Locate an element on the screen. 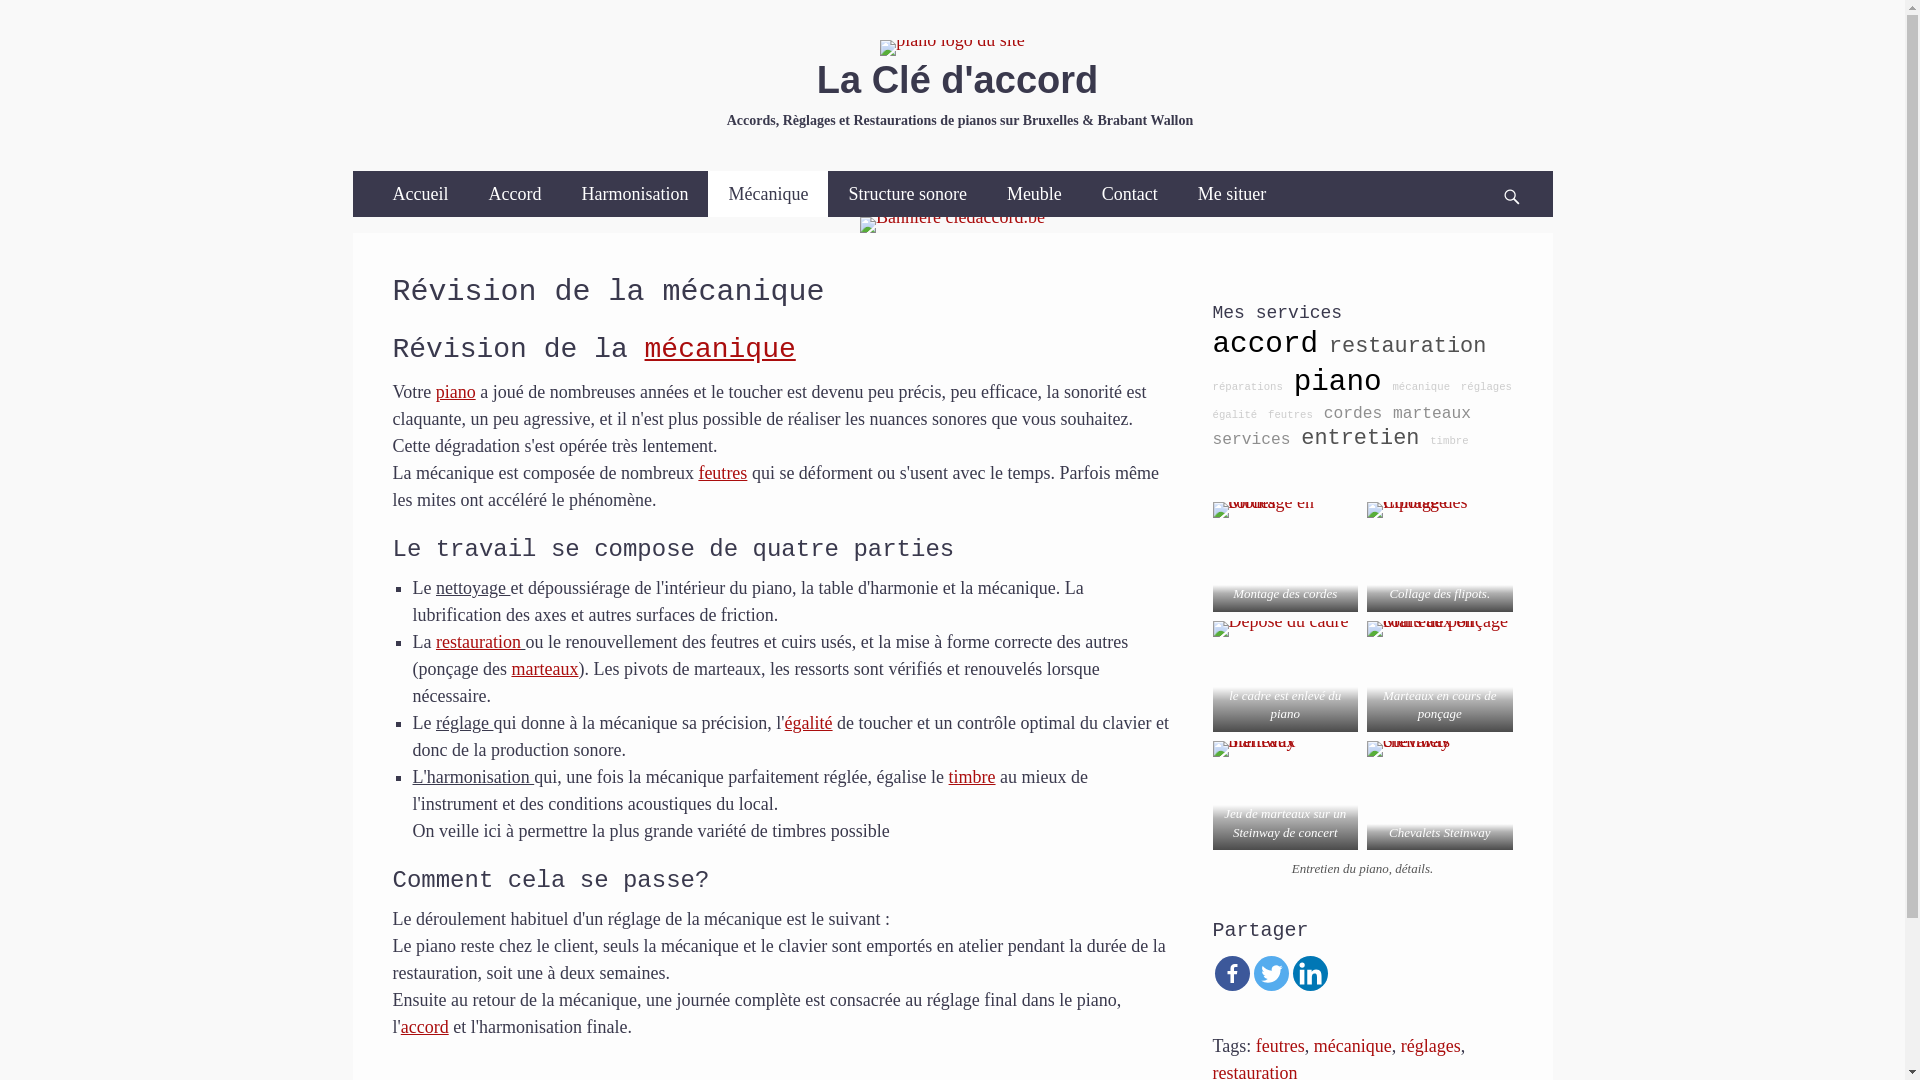 The image size is (1920, 1080). 'cordes' is located at coordinates (1324, 412).